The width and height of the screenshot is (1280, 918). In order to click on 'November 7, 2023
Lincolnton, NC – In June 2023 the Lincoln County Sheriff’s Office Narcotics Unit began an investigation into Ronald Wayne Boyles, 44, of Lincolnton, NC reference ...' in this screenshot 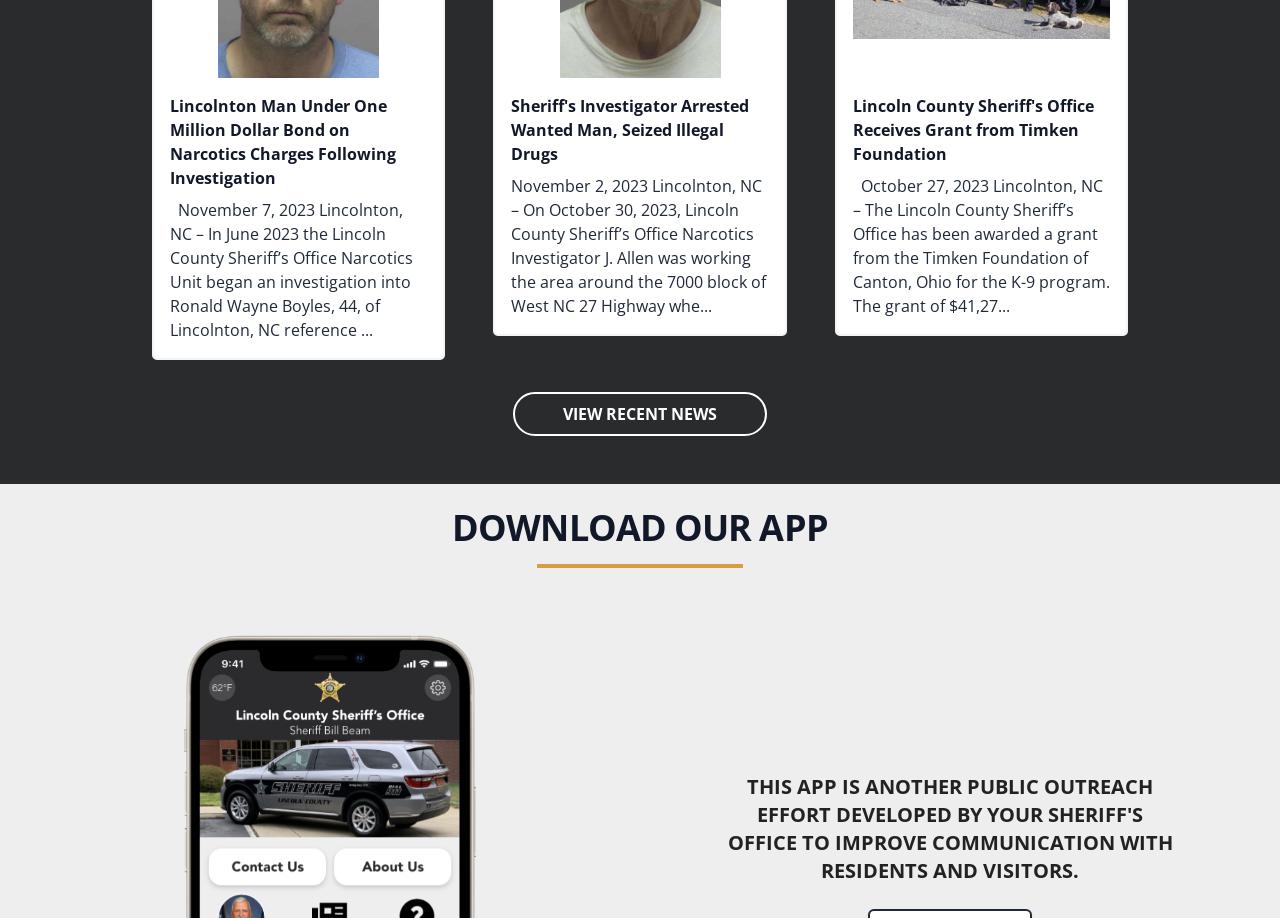, I will do `click(290, 267)`.